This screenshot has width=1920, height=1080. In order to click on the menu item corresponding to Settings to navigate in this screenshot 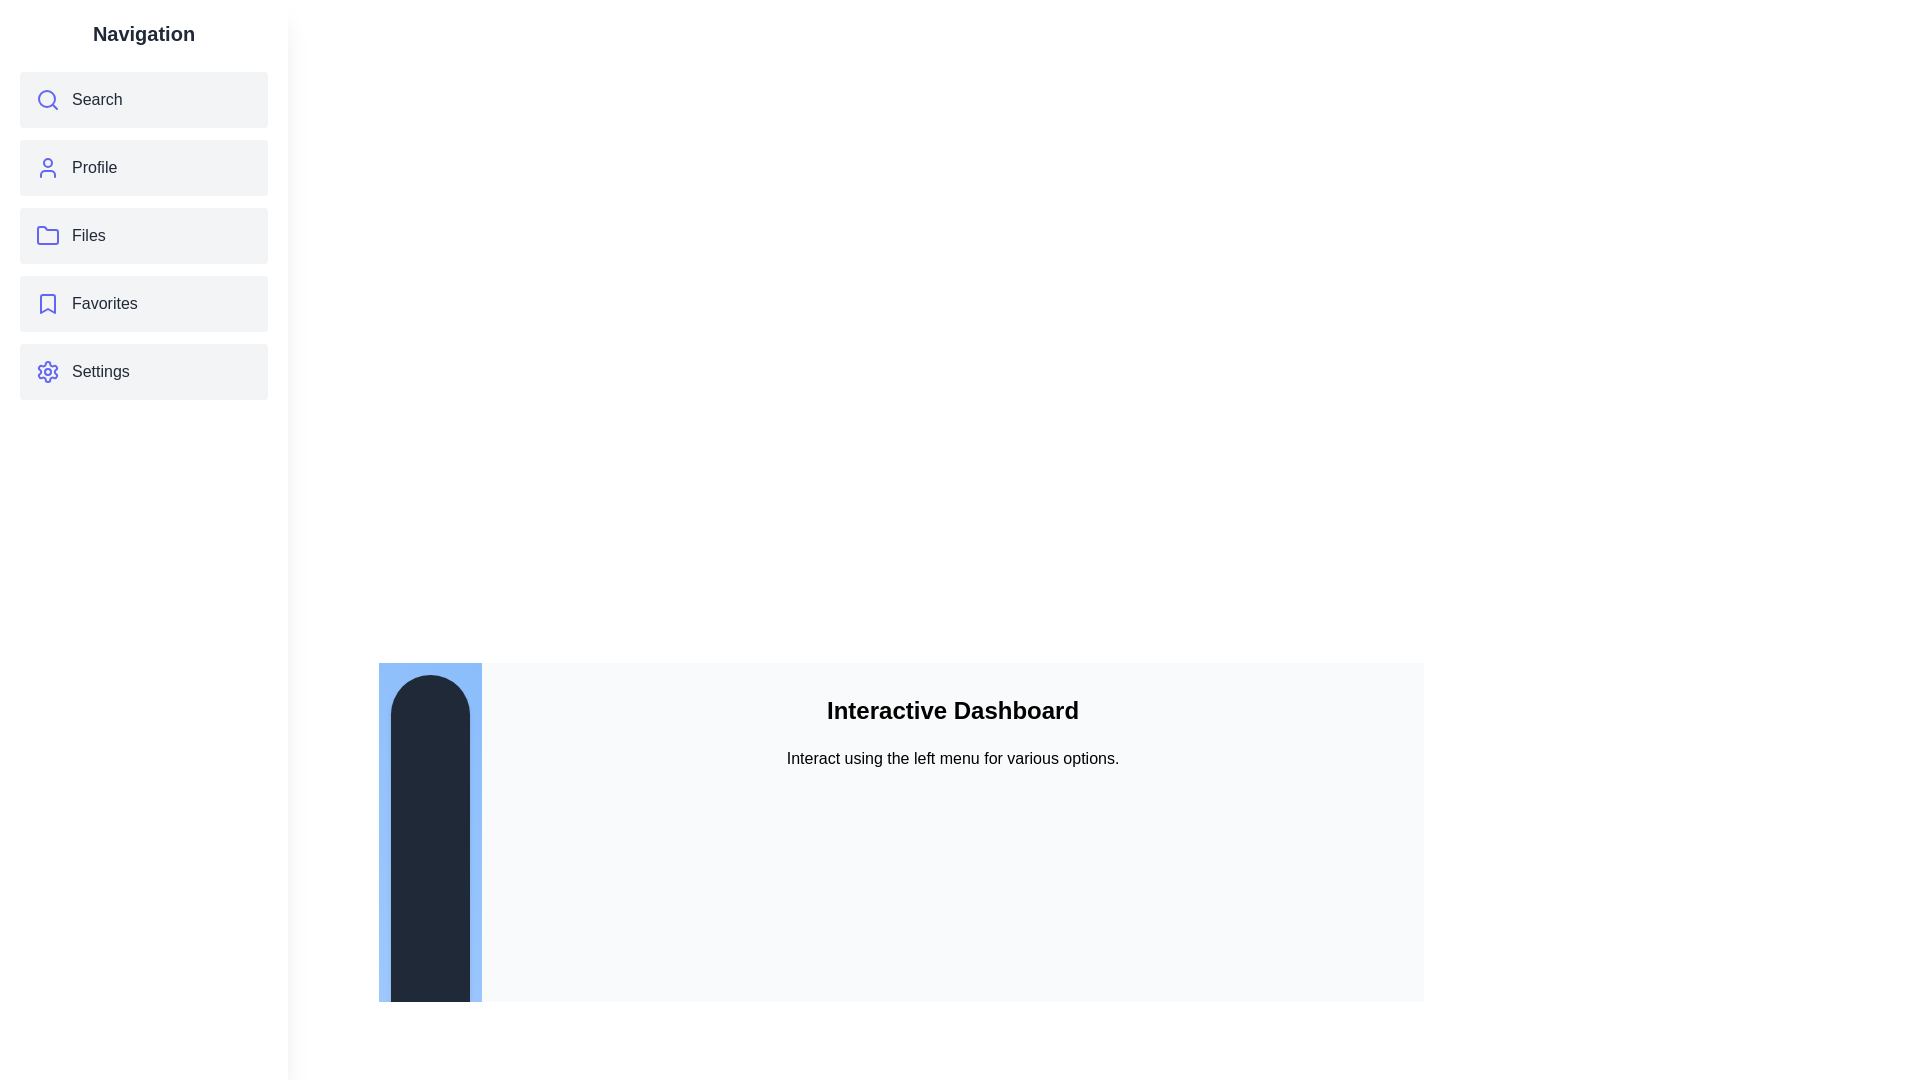, I will do `click(143, 371)`.